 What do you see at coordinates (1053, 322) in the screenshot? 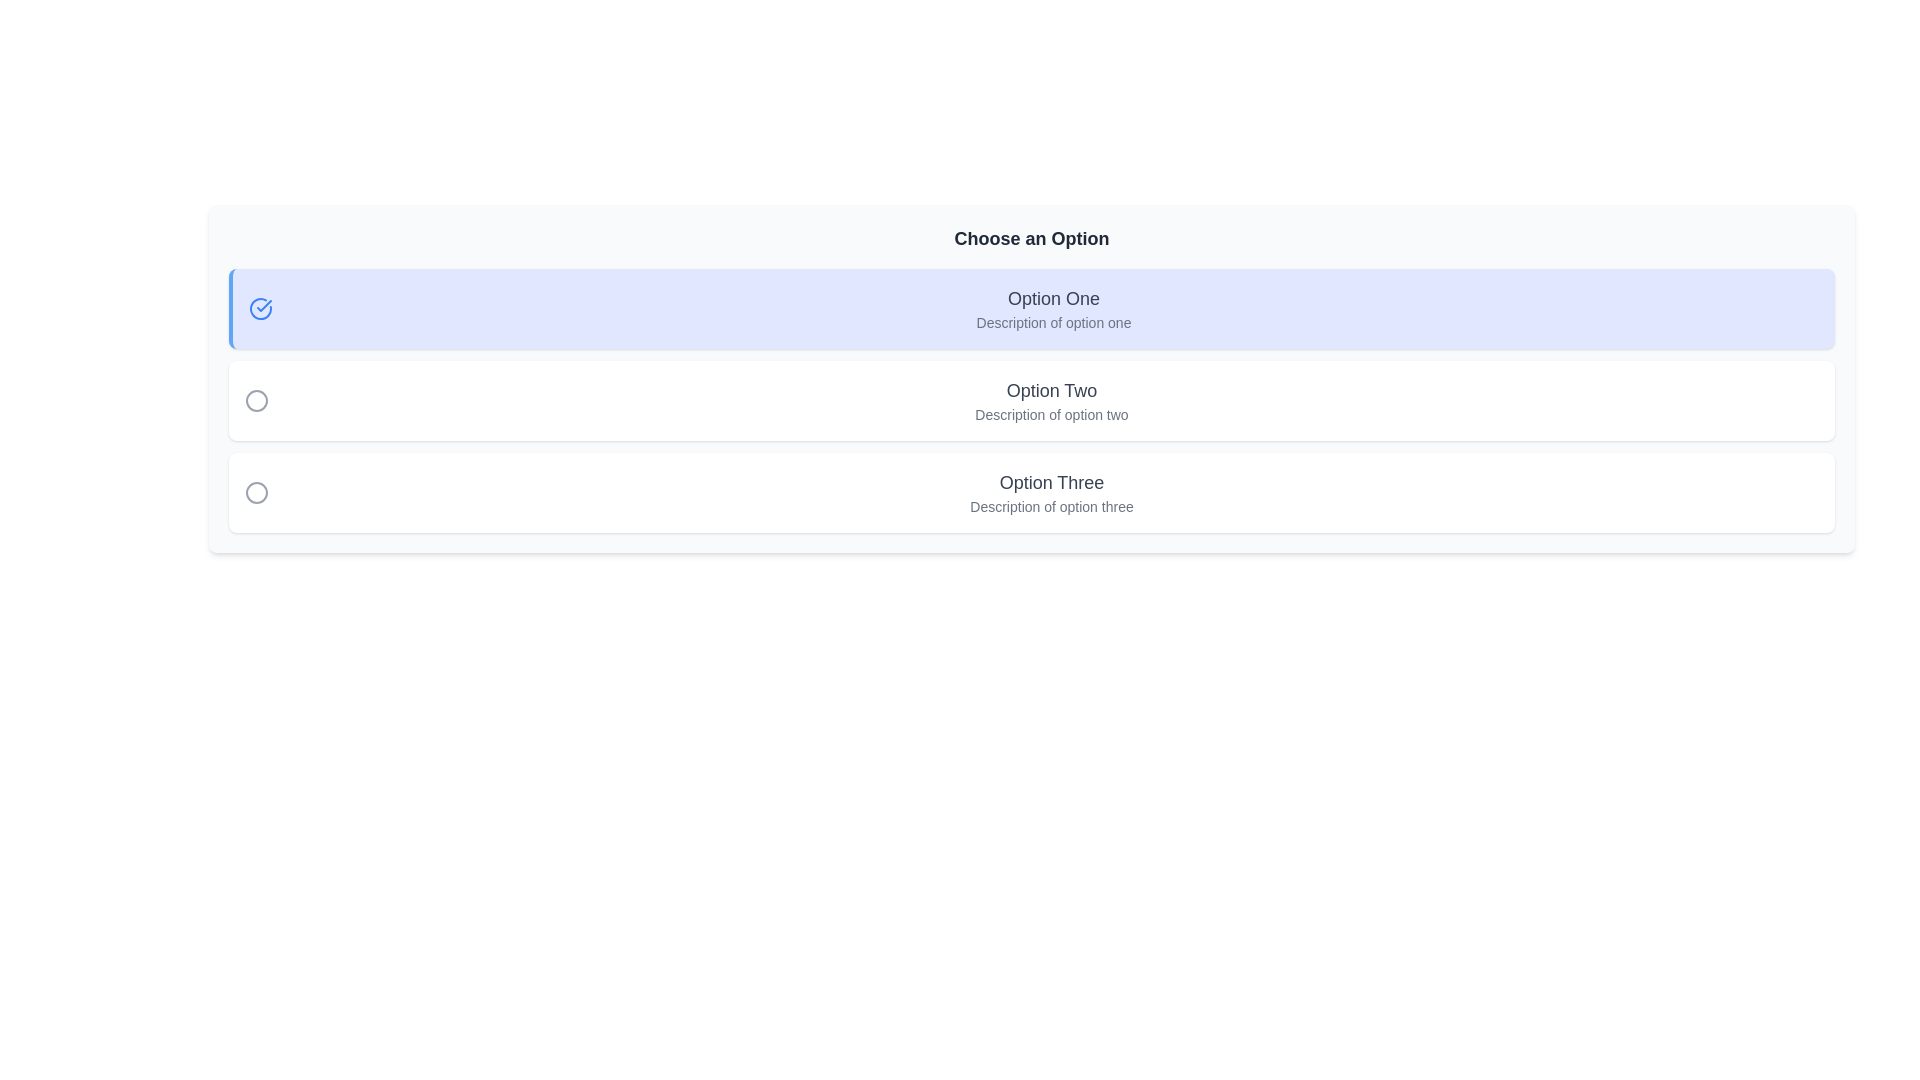
I see `text of the Label element that displays 'Description of option one', which is positioned below the header 'Option One'` at bounding box center [1053, 322].